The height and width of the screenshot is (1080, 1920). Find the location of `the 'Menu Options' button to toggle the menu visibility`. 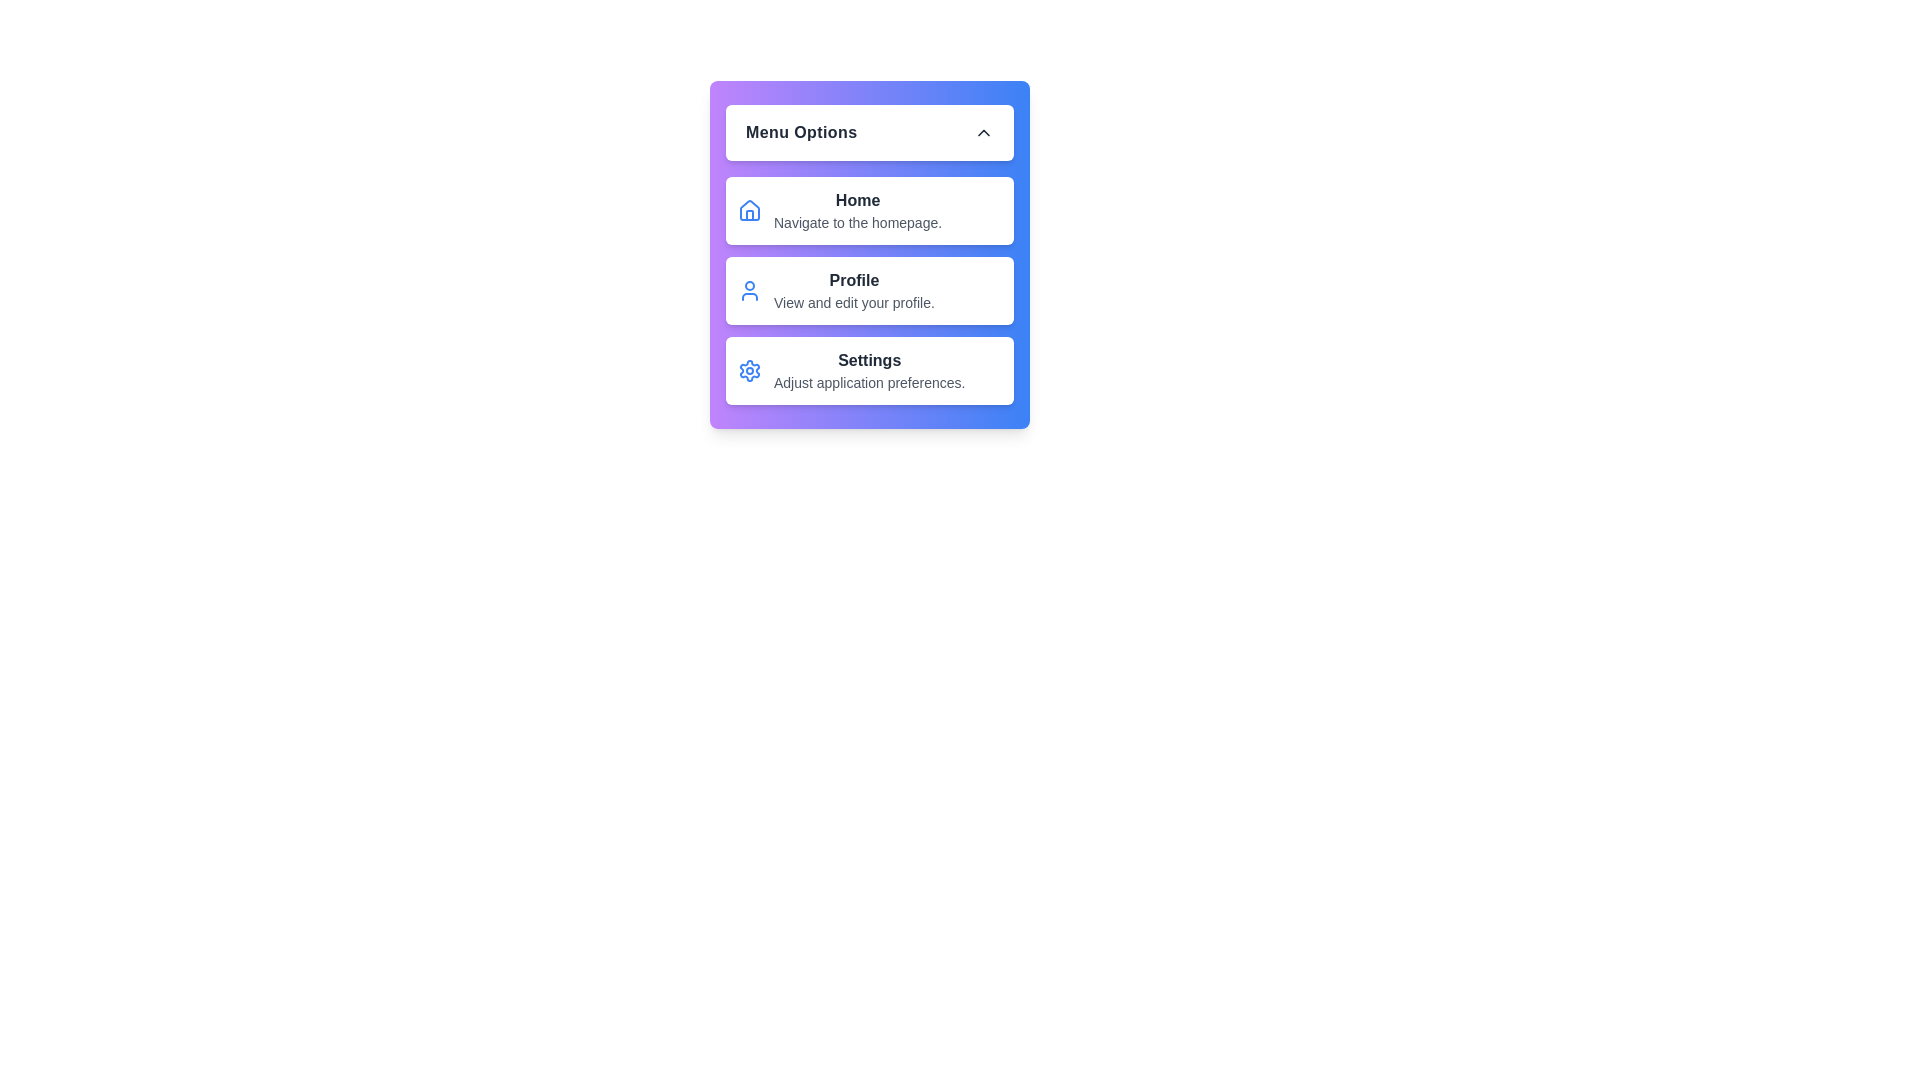

the 'Menu Options' button to toggle the menu visibility is located at coordinates (869, 132).